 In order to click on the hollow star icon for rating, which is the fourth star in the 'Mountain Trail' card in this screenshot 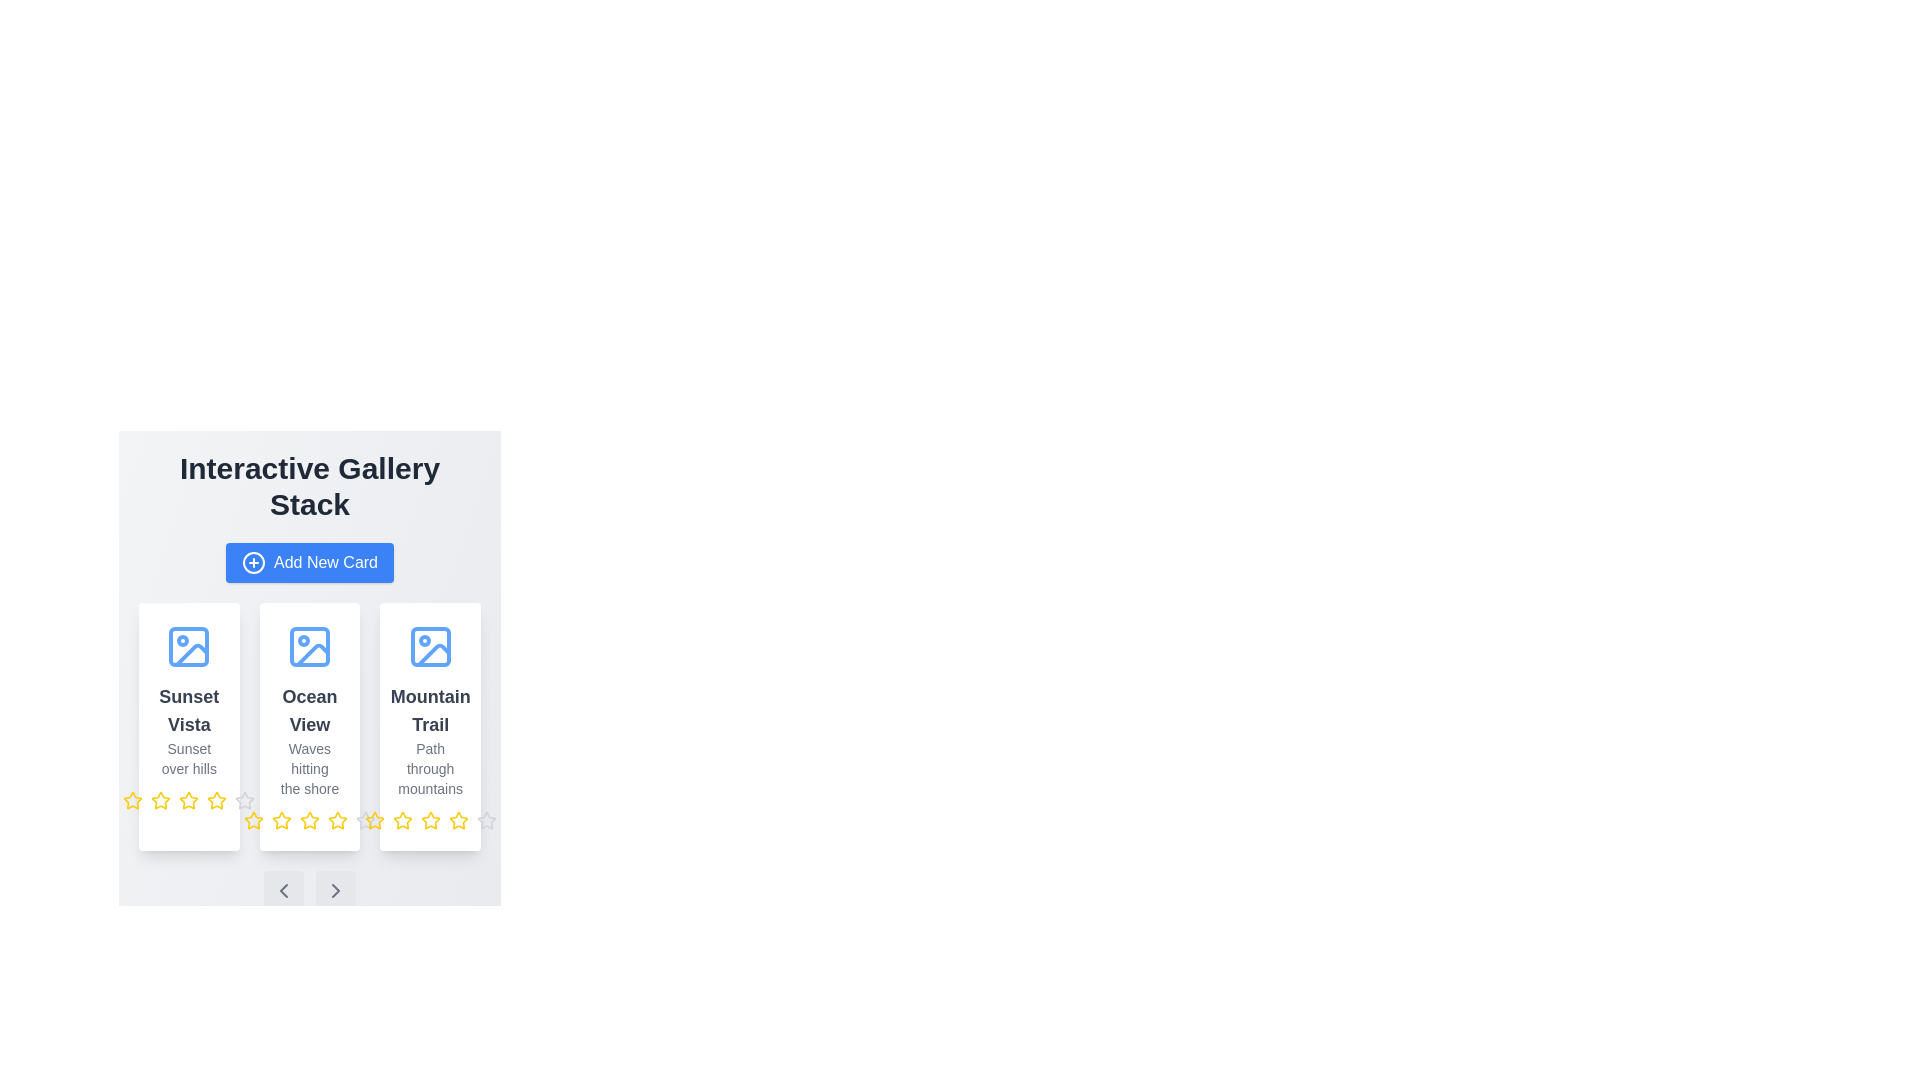, I will do `click(365, 820)`.